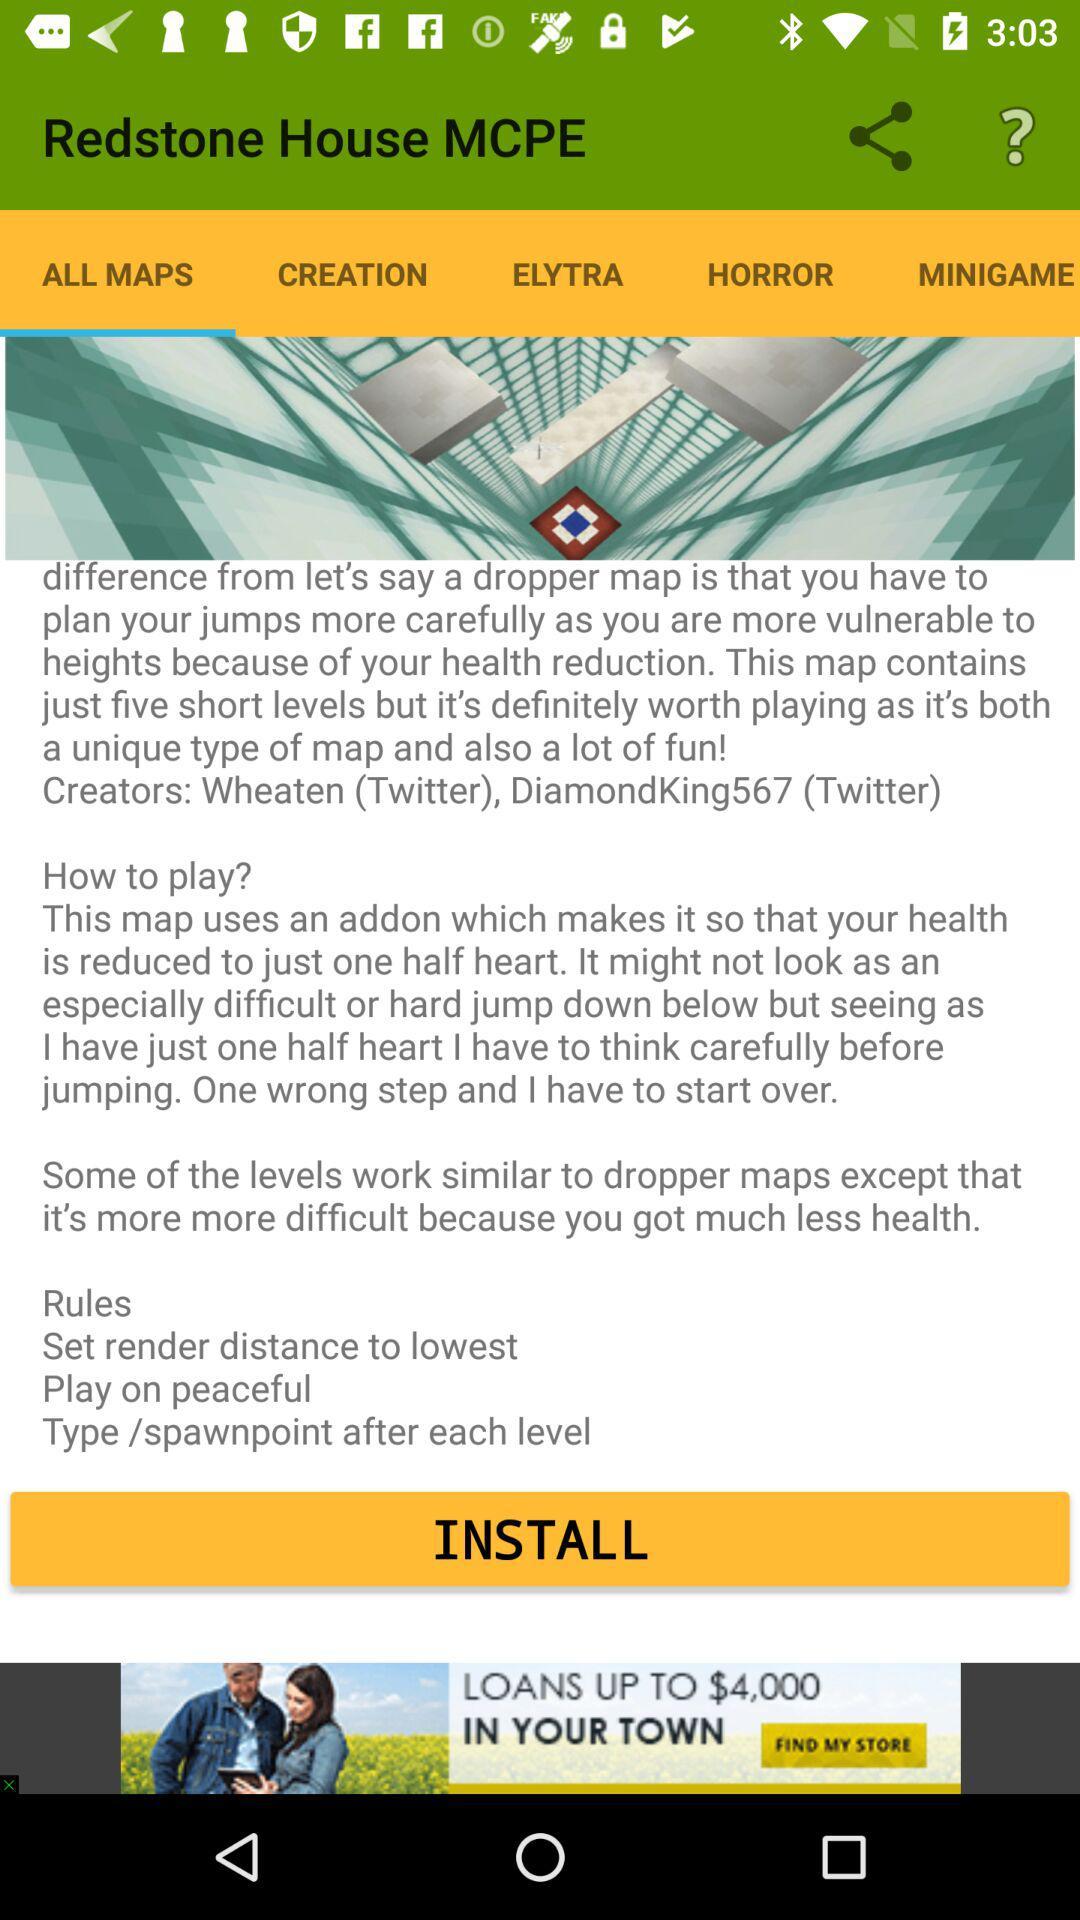 The height and width of the screenshot is (1920, 1080). I want to click on icon below the install, so click(540, 1727).